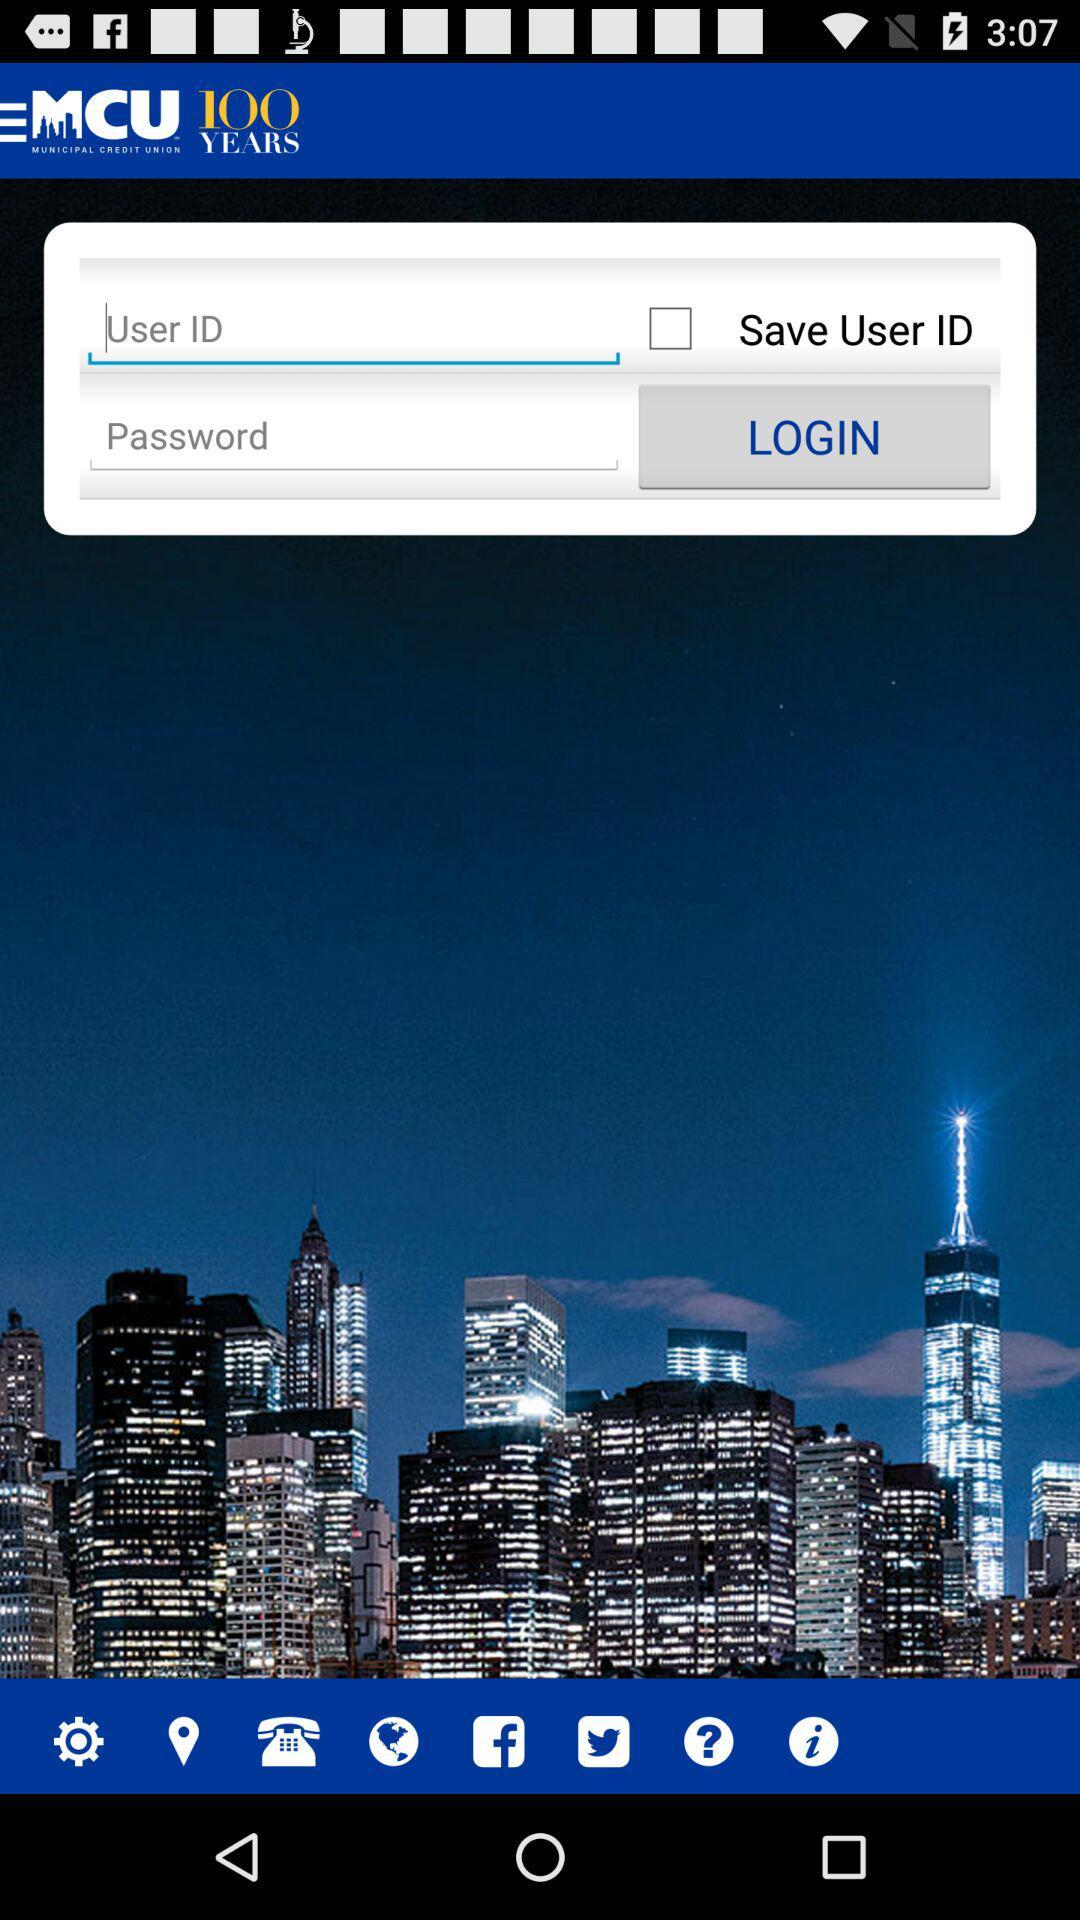 Image resolution: width=1080 pixels, height=1920 pixels. What do you see at coordinates (814, 328) in the screenshot?
I see `the save user id icon` at bounding box center [814, 328].